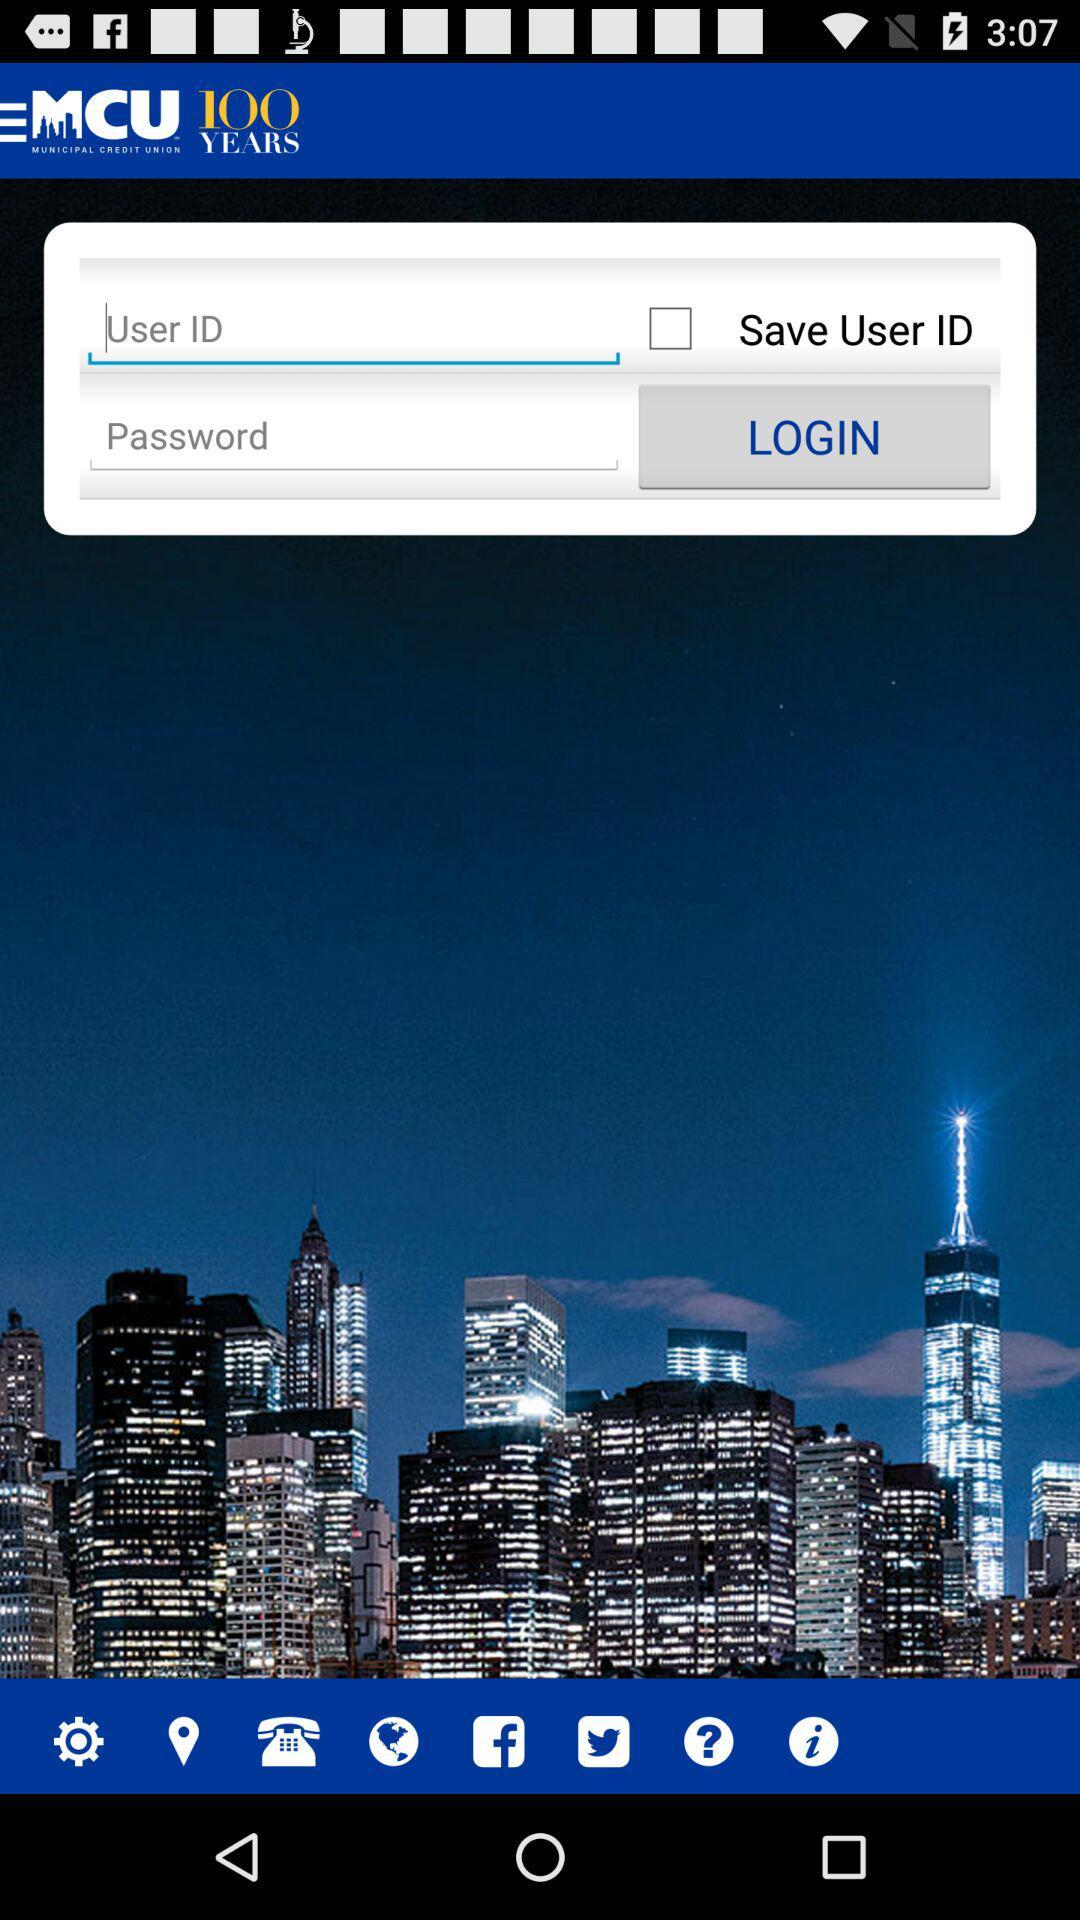 Image resolution: width=1080 pixels, height=1920 pixels. What do you see at coordinates (814, 328) in the screenshot?
I see `the save user id icon` at bounding box center [814, 328].